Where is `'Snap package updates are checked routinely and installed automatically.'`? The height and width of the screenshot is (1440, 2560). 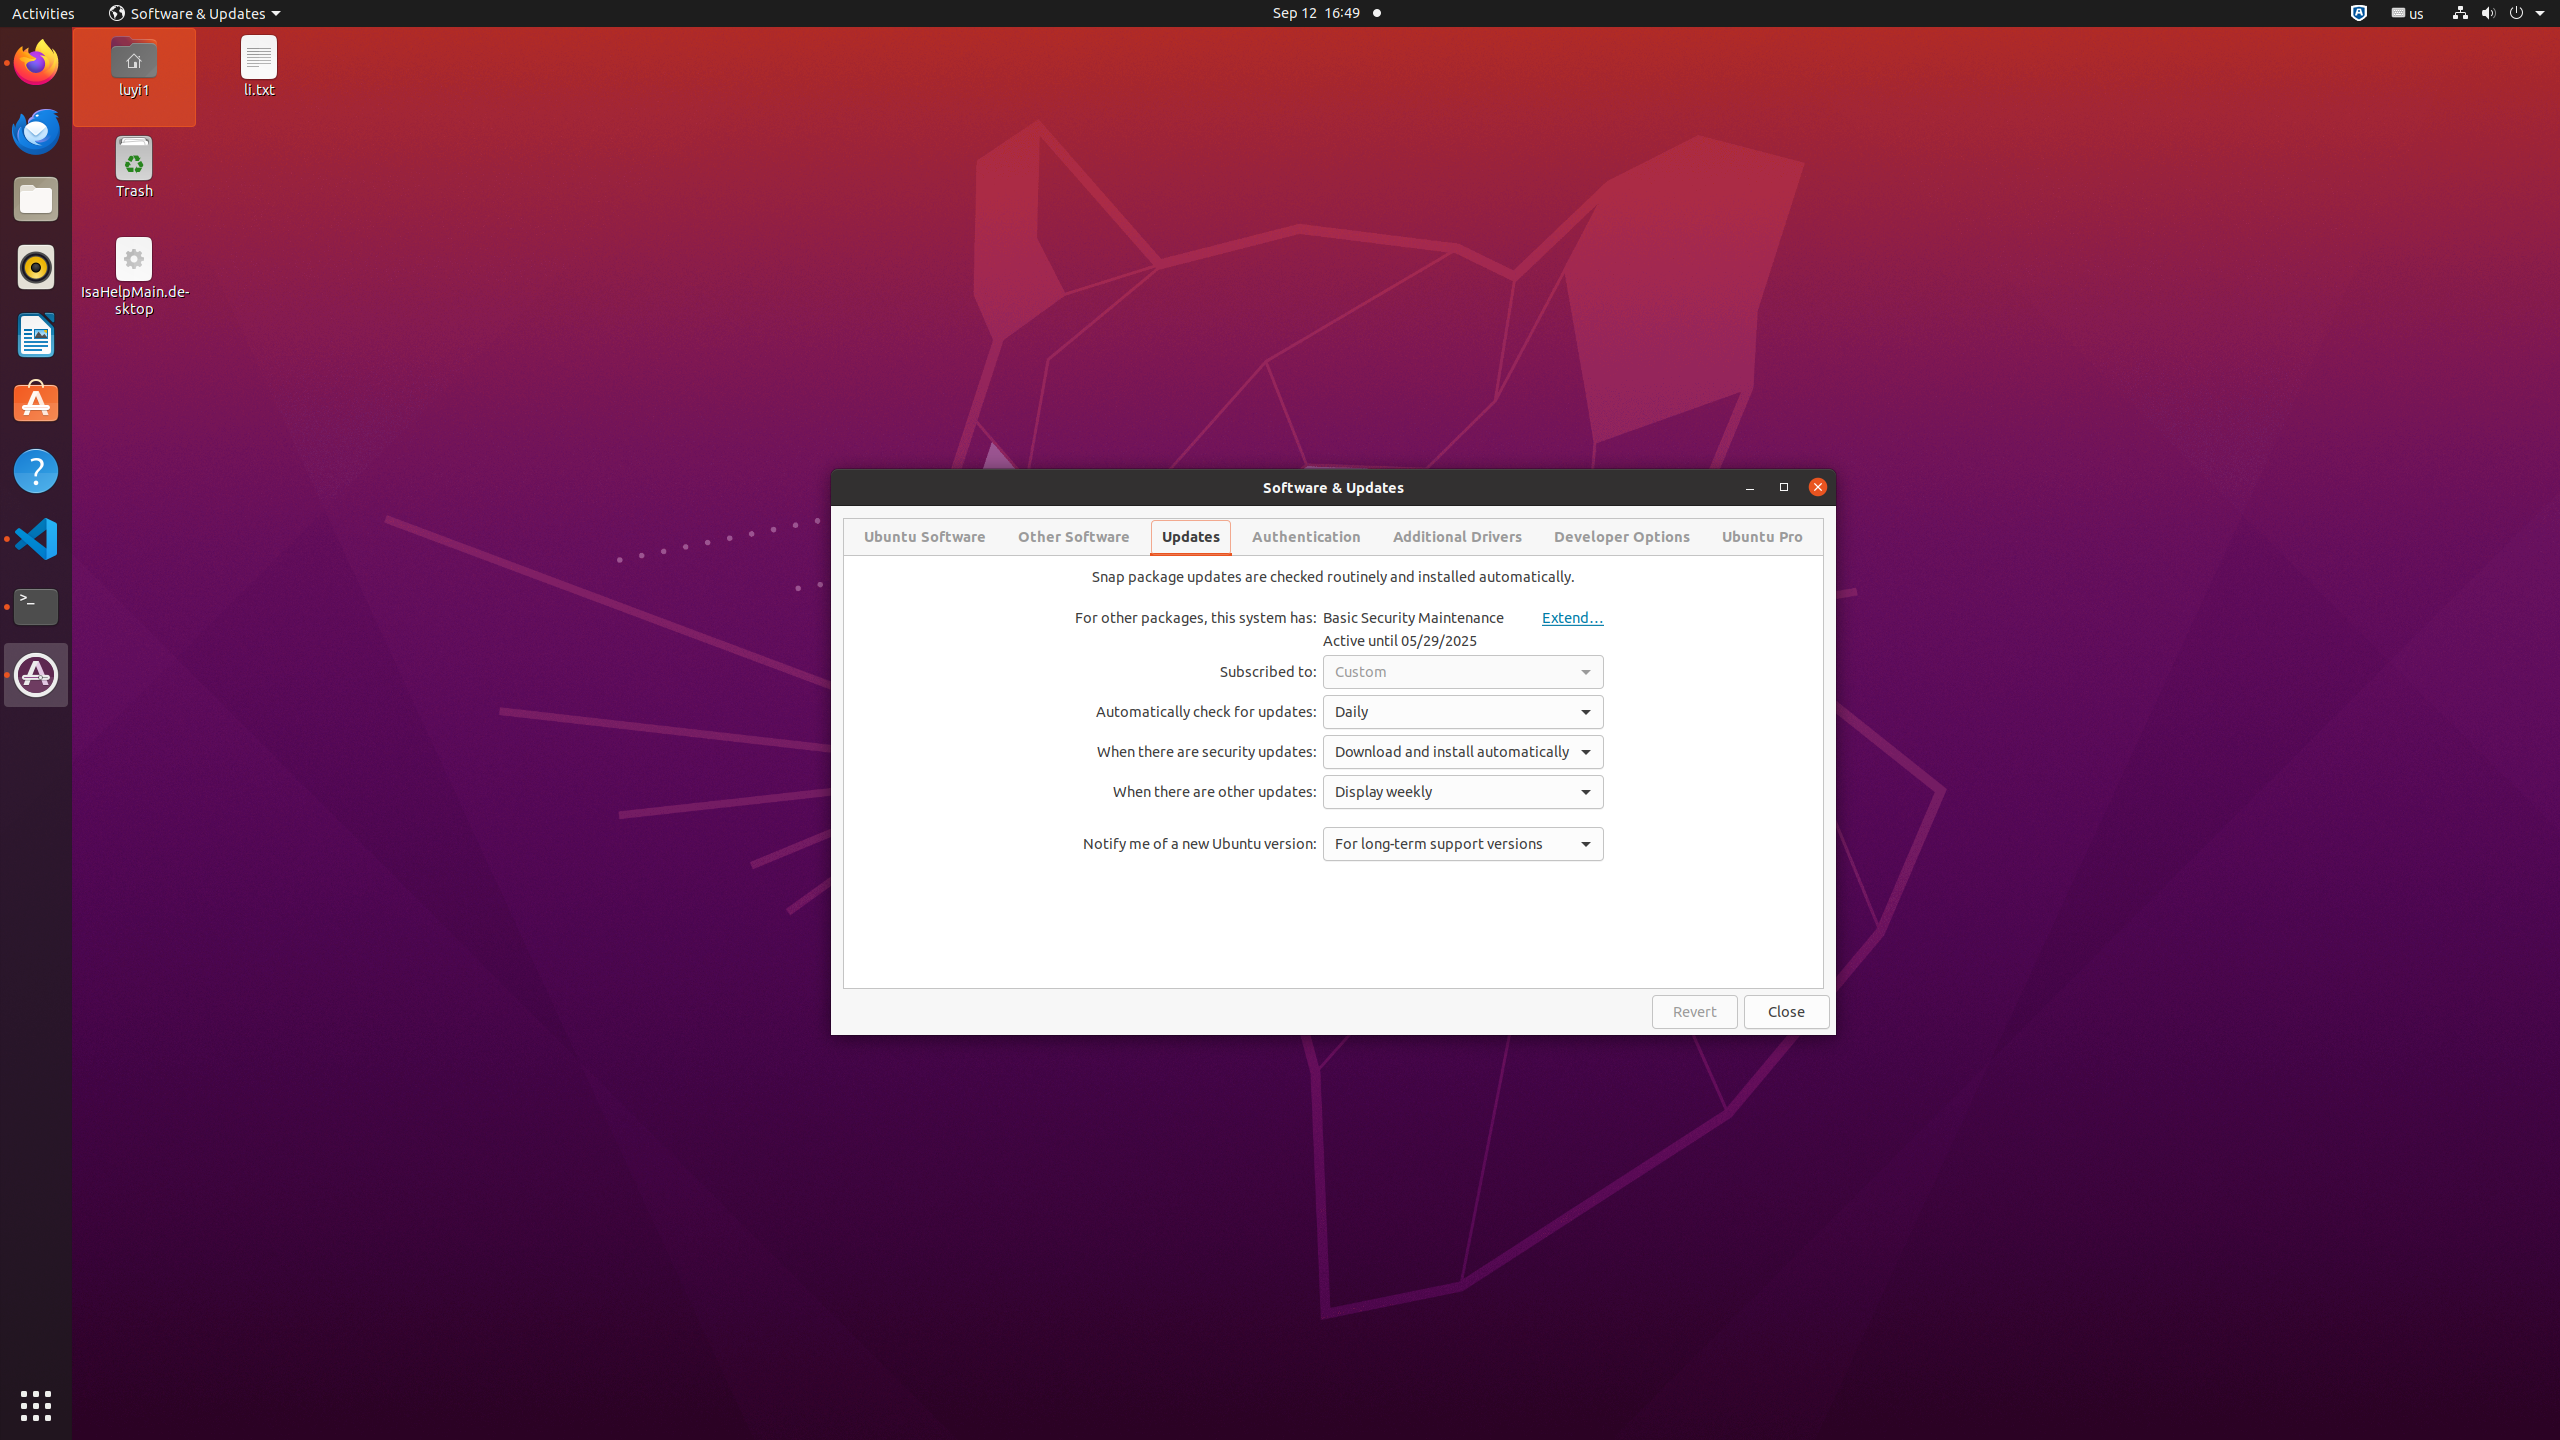 'Snap package updates are checked routinely and installed automatically.' is located at coordinates (1332, 575).